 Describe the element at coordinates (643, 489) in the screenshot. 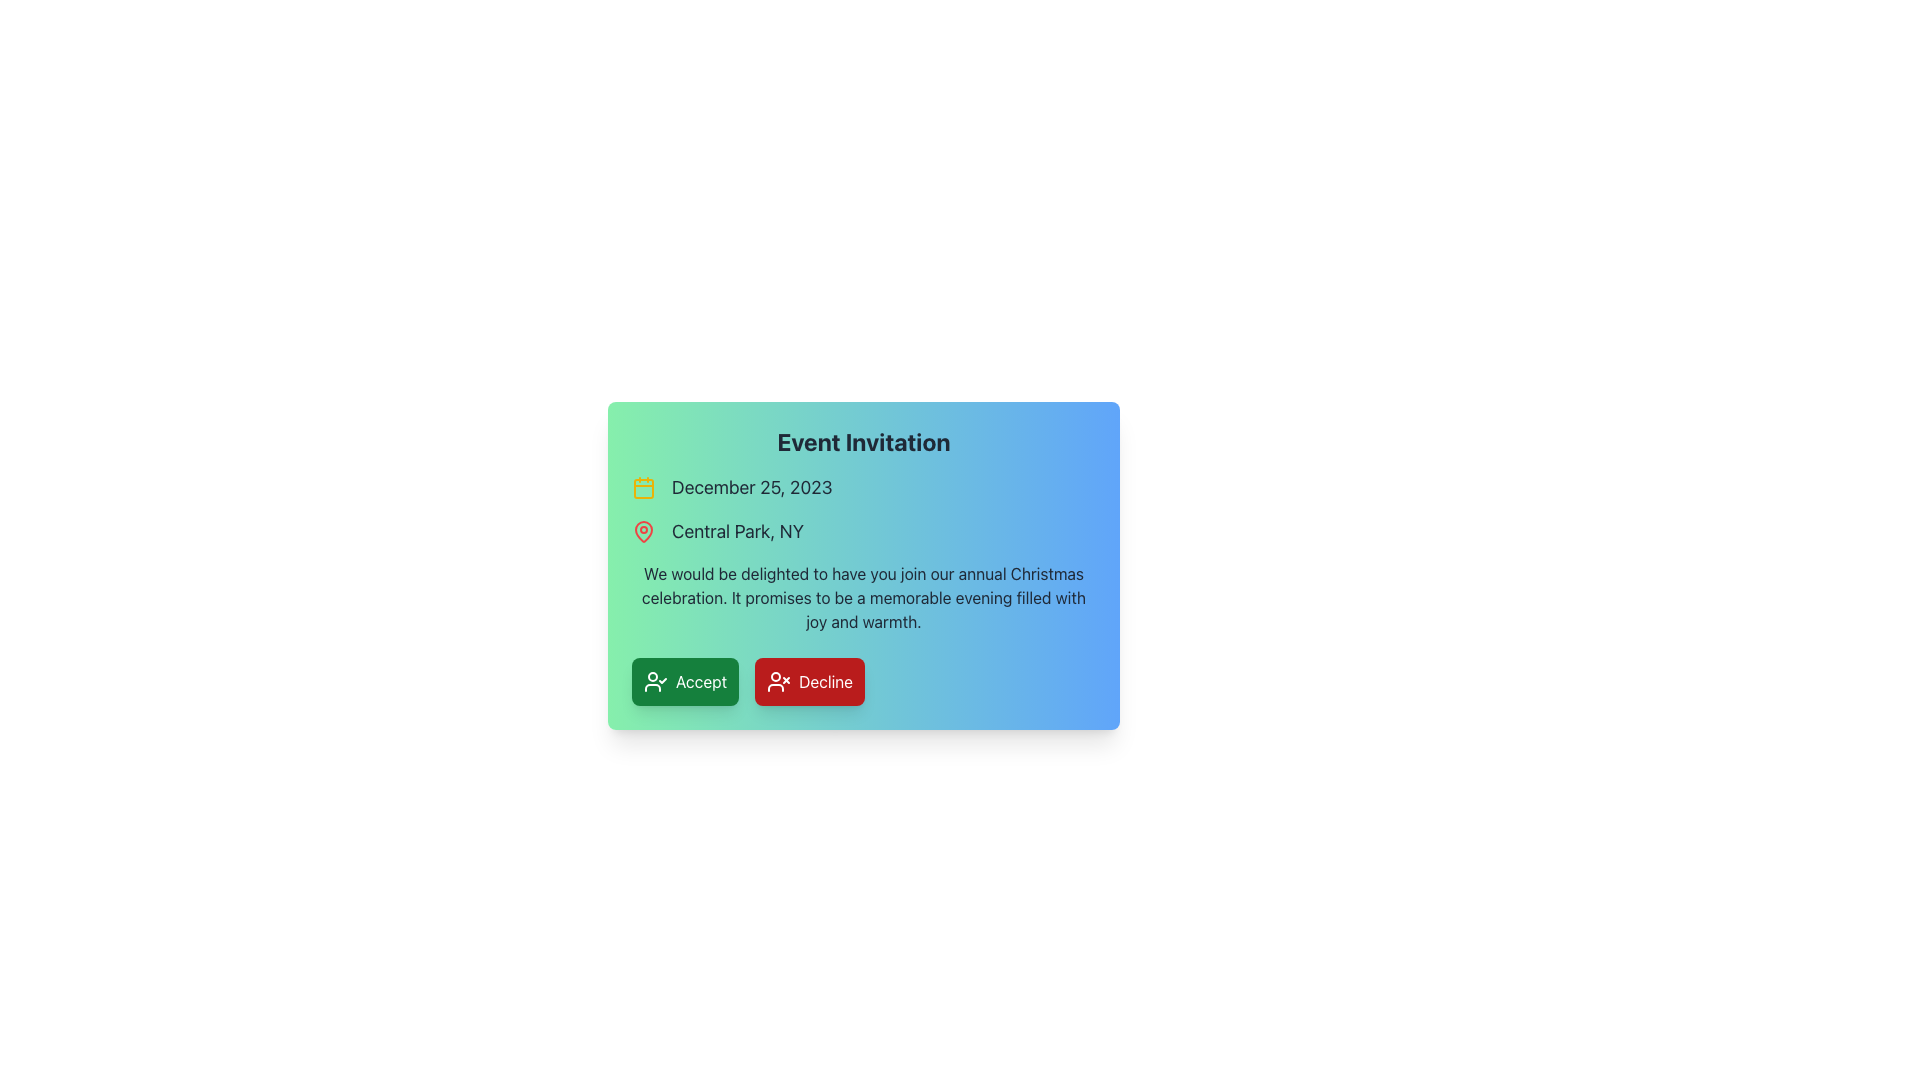

I see `the rounded rectangle element that is part of the calendar icon located at the top left corner of the invitation card` at that location.